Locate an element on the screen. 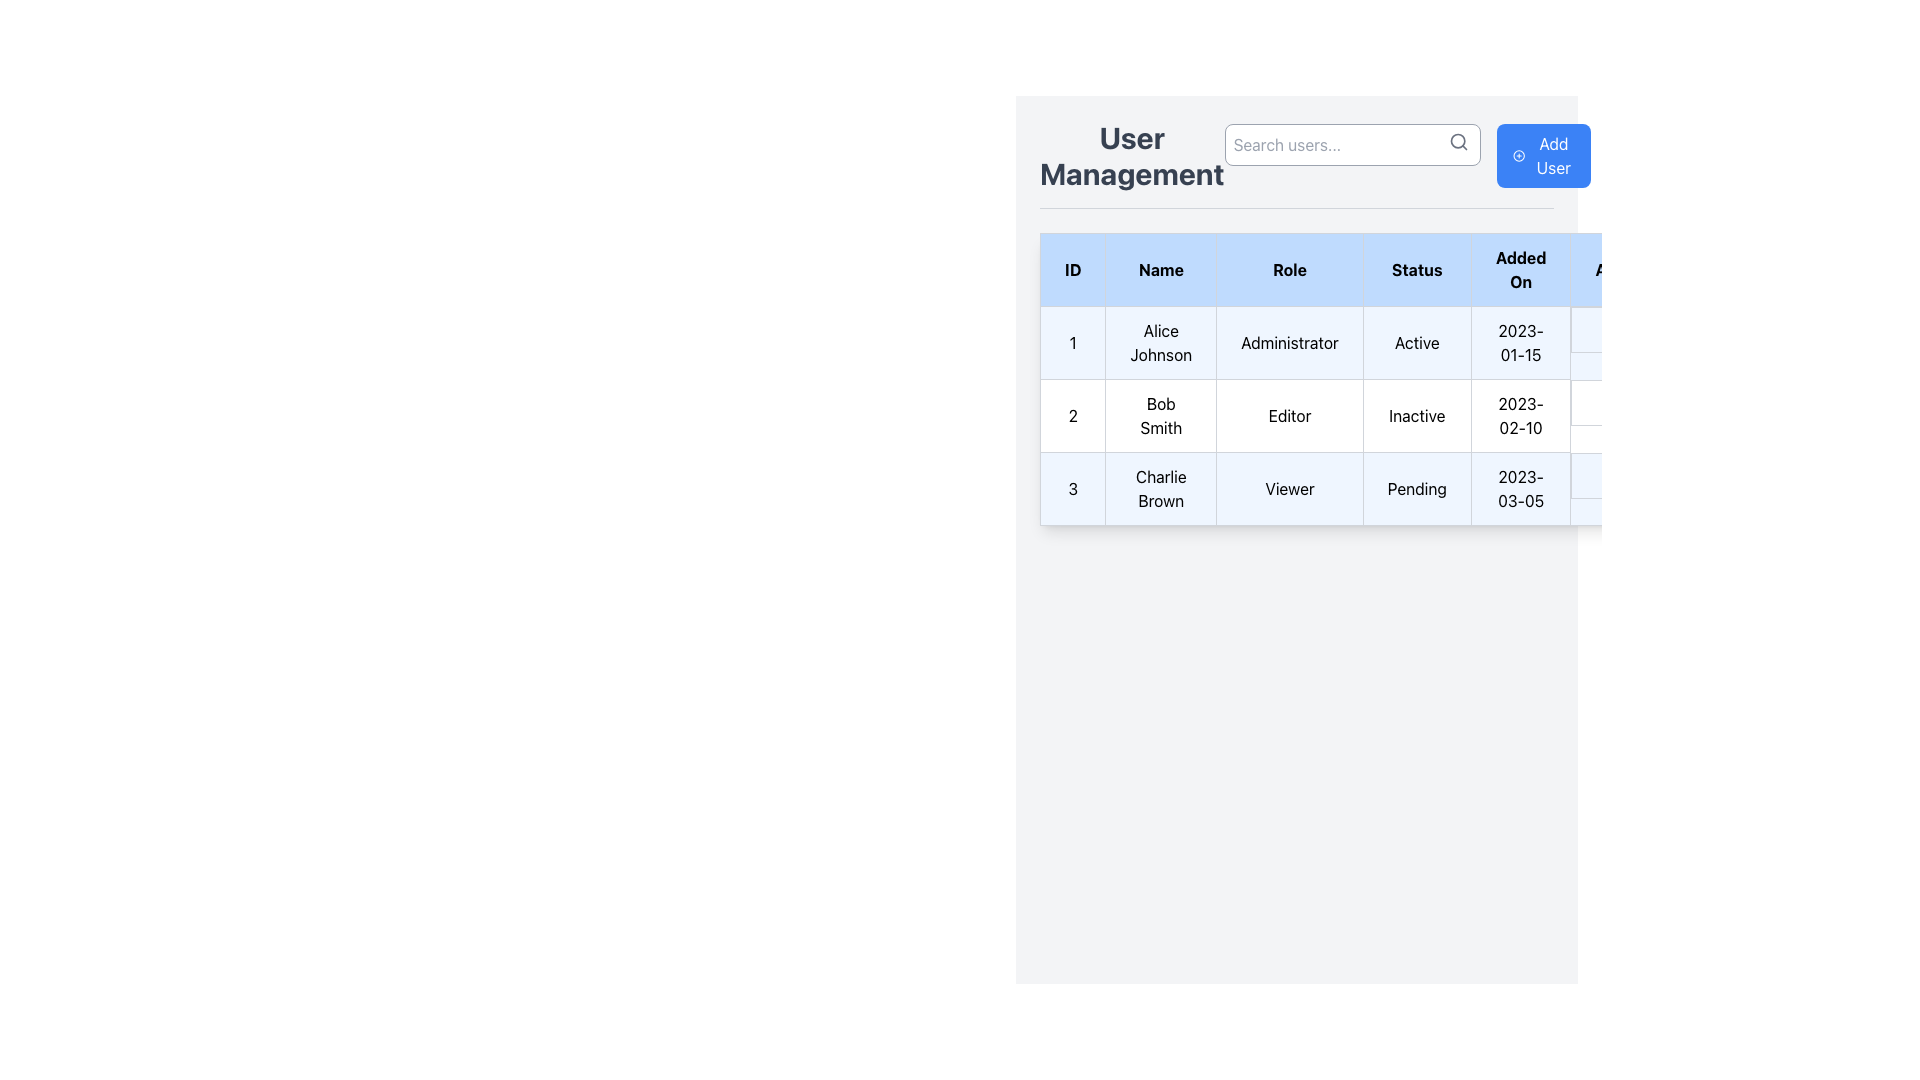  the 'Viewer' text label in the third column of the third row under the 'Role' column, which corresponds to 'Charlie Brown' is located at coordinates (1290, 489).